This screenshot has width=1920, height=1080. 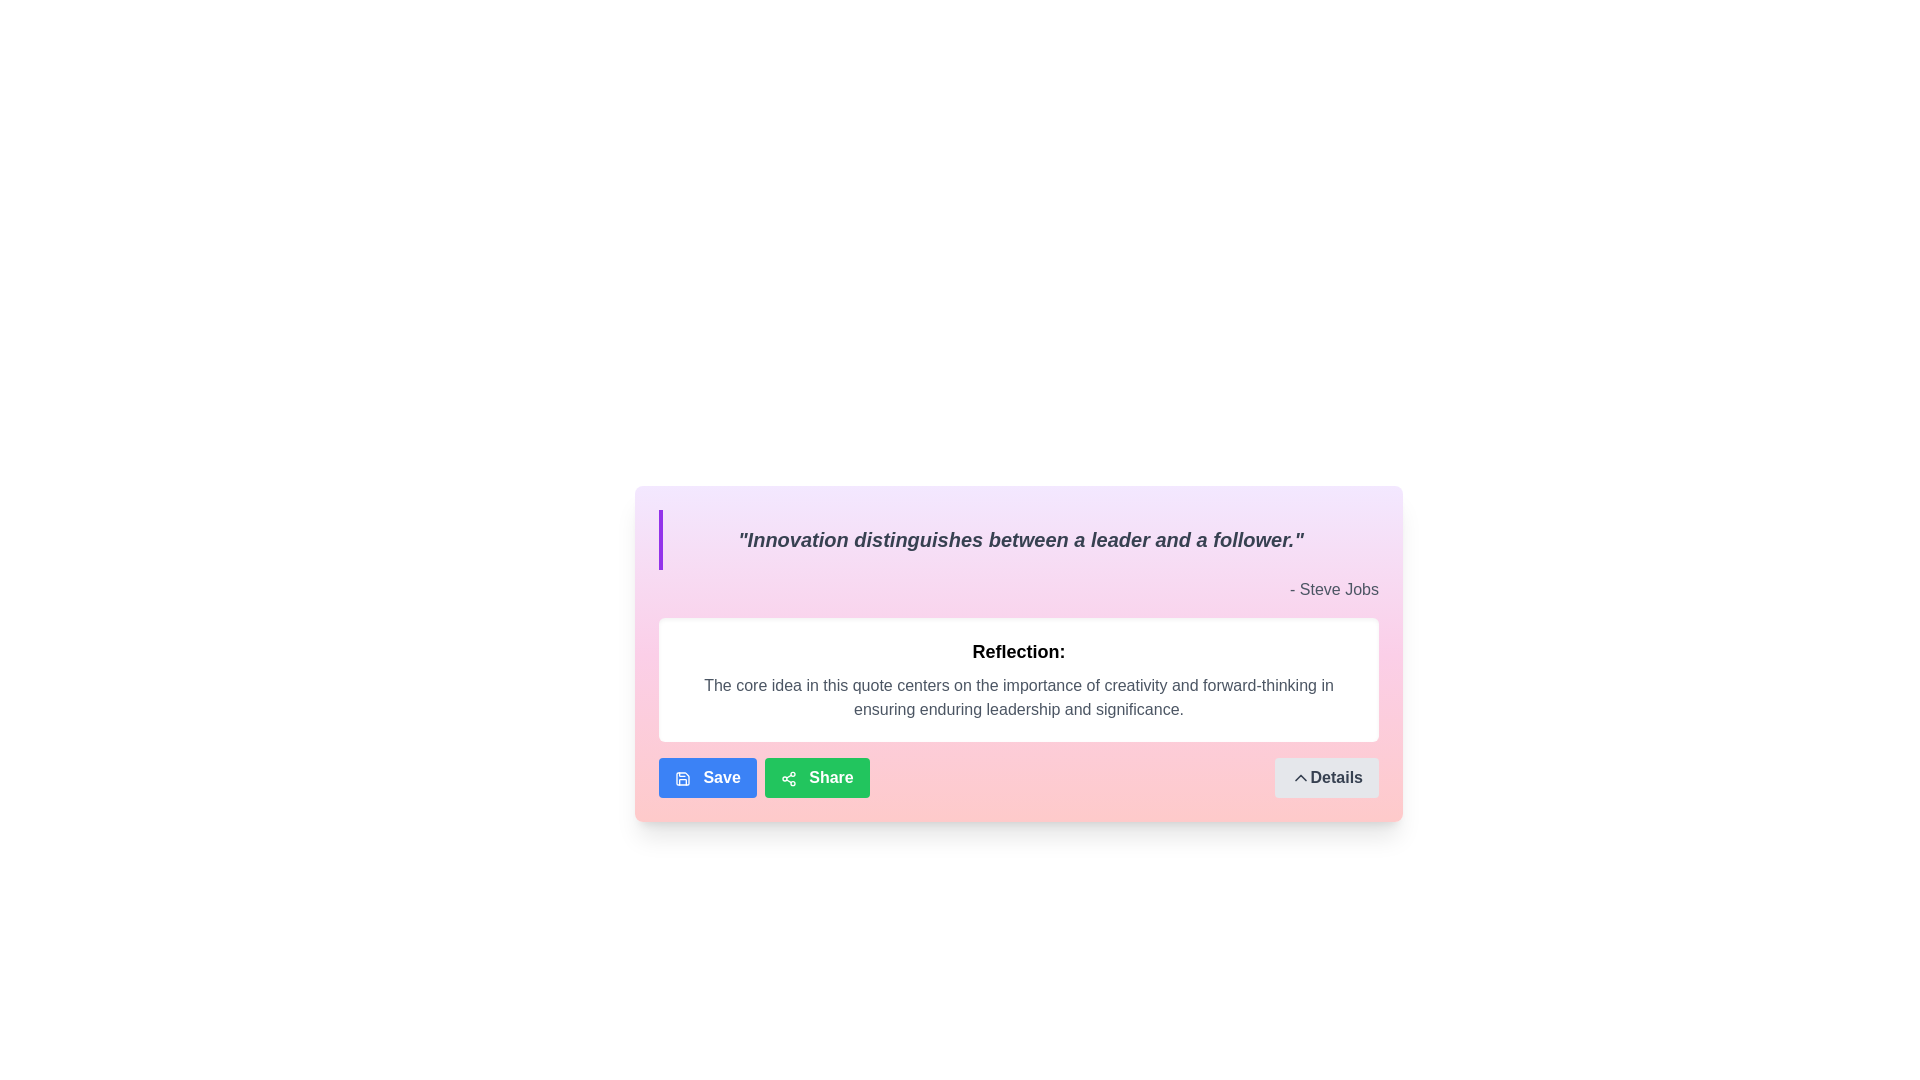 What do you see at coordinates (682, 777) in the screenshot?
I see `the save icon located on the left edge of the 'Save' button at the bottom left of the visible card` at bounding box center [682, 777].